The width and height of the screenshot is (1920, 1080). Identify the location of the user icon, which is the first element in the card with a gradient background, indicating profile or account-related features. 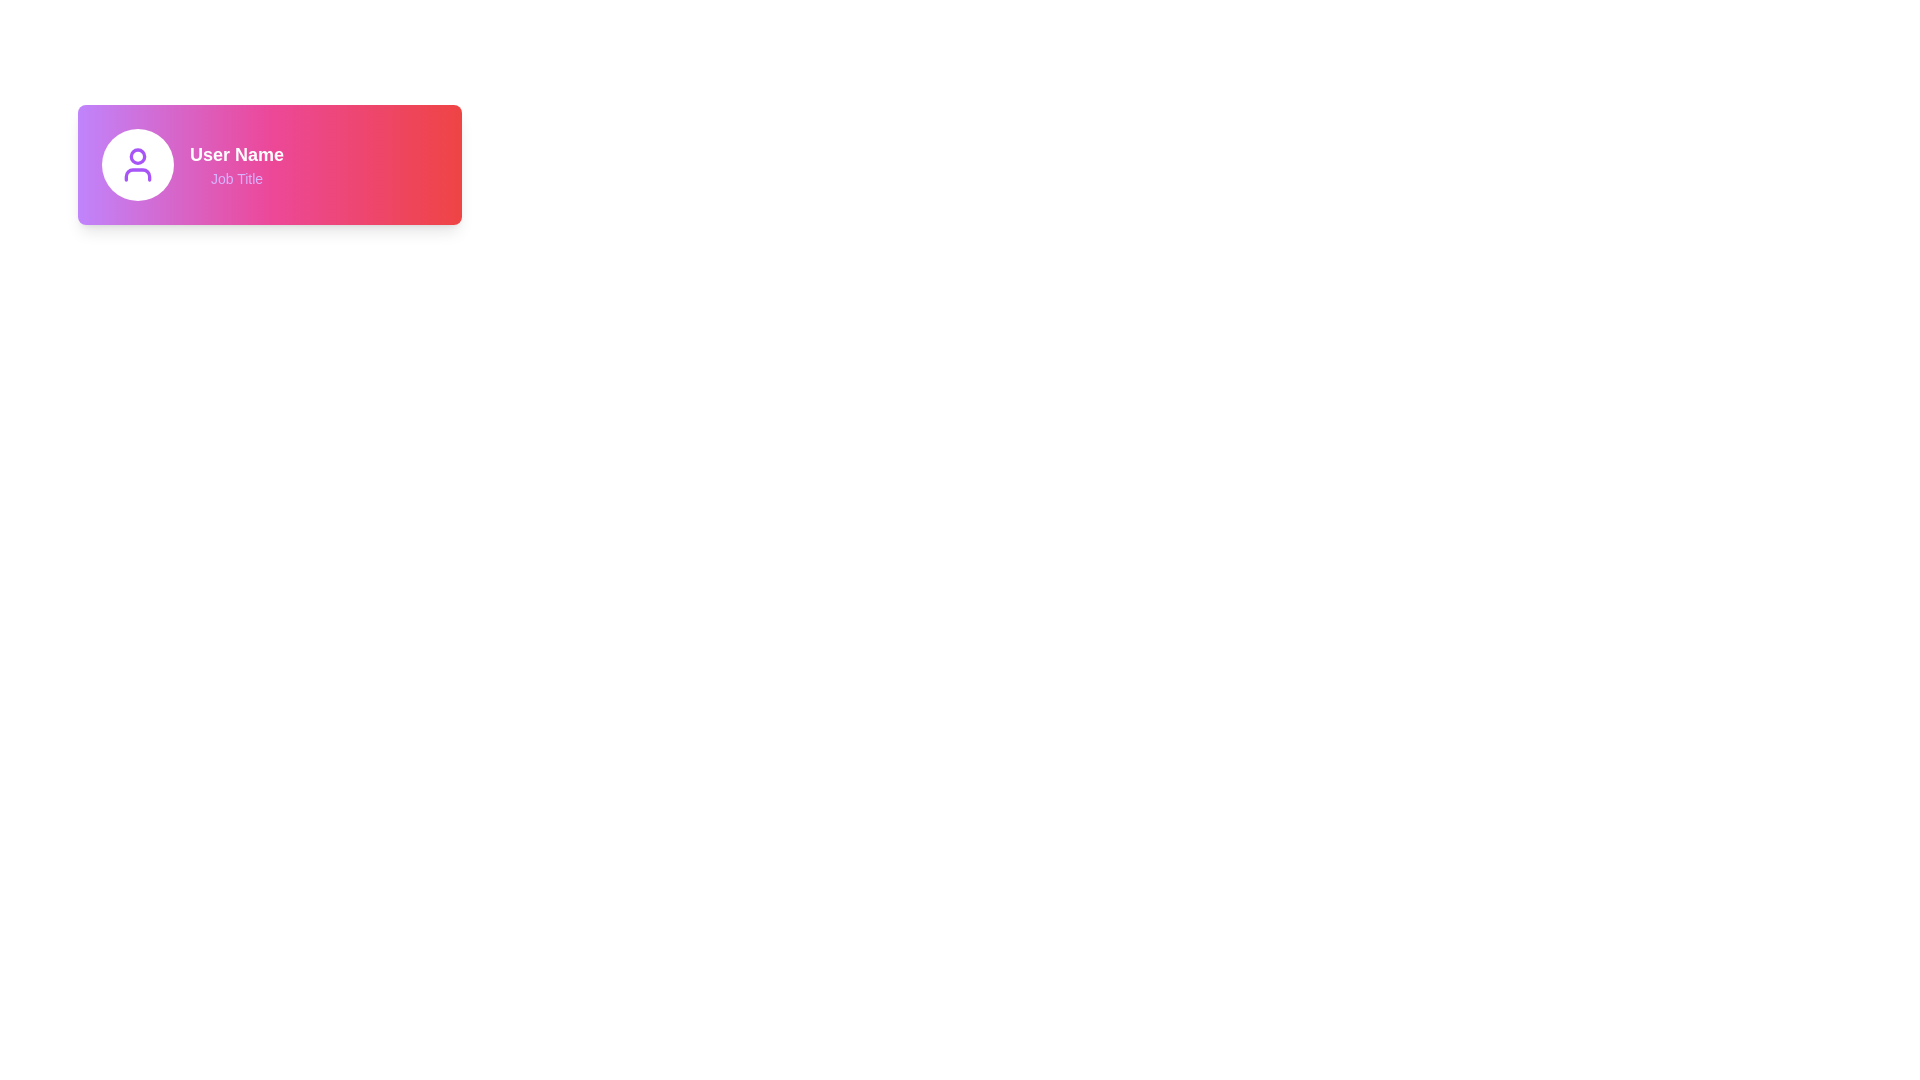
(137, 164).